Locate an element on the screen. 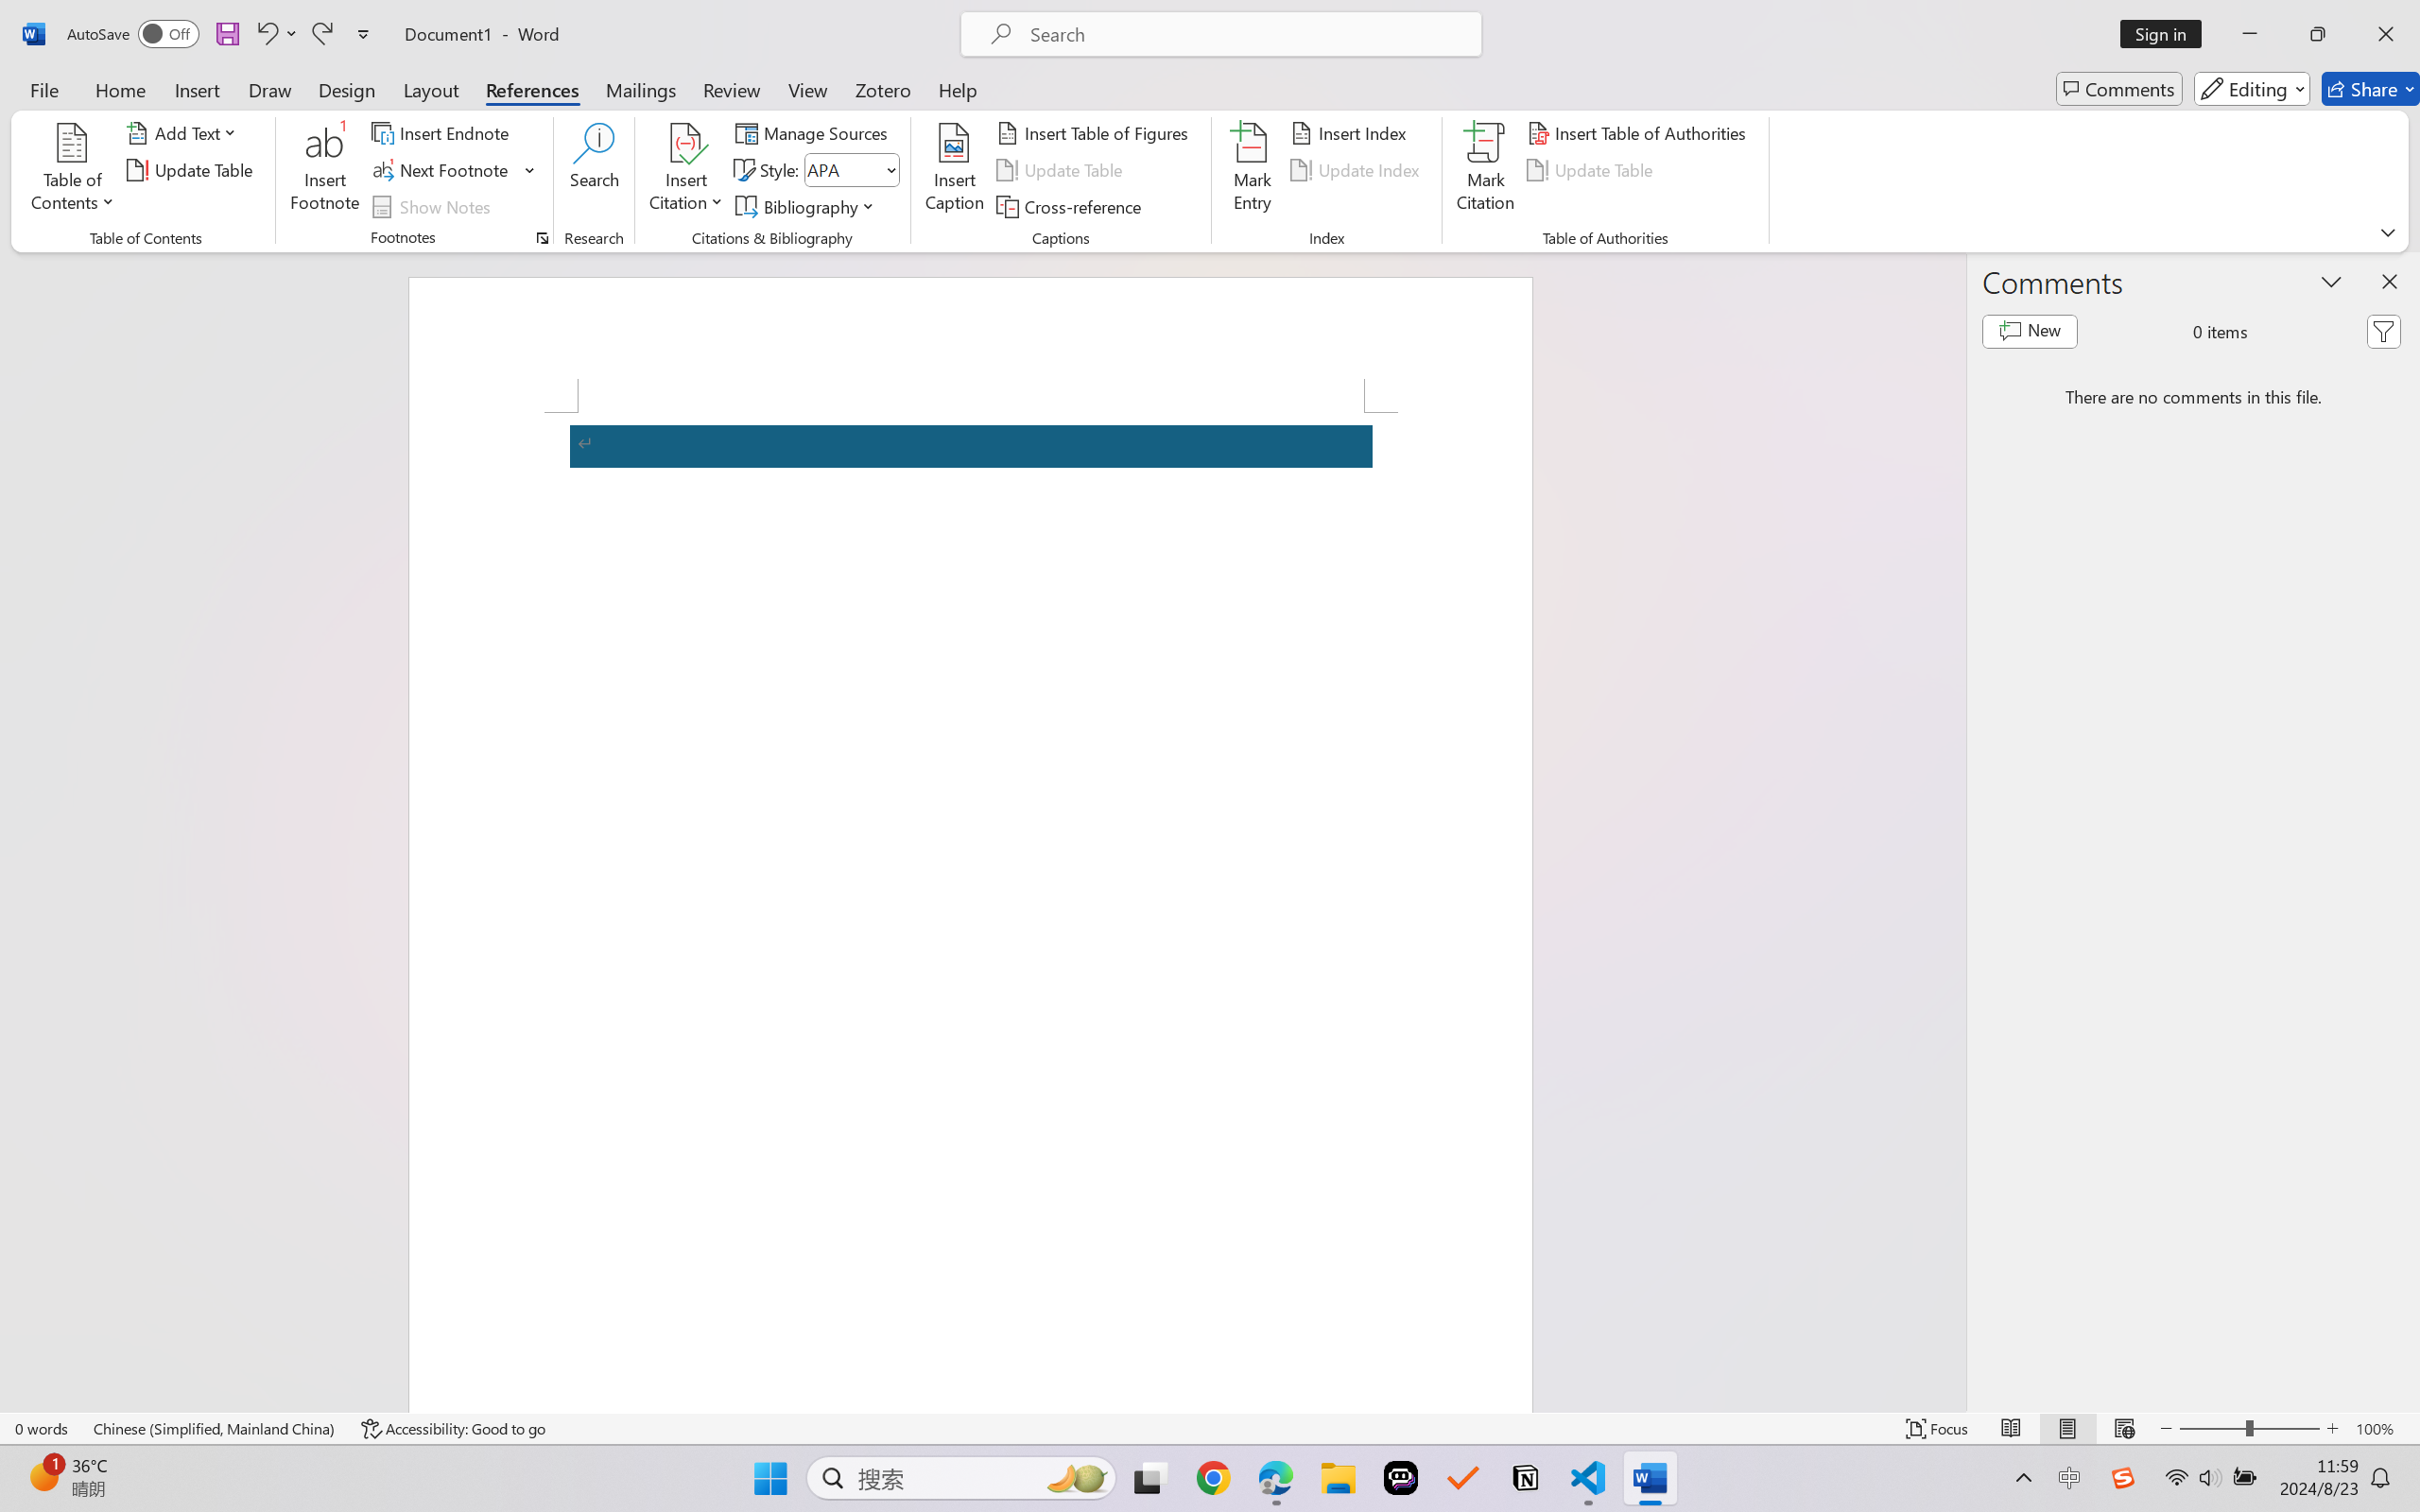 The width and height of the screenshot is (2420, 1512). 'Add Text' is located at coordinates (183, 131).